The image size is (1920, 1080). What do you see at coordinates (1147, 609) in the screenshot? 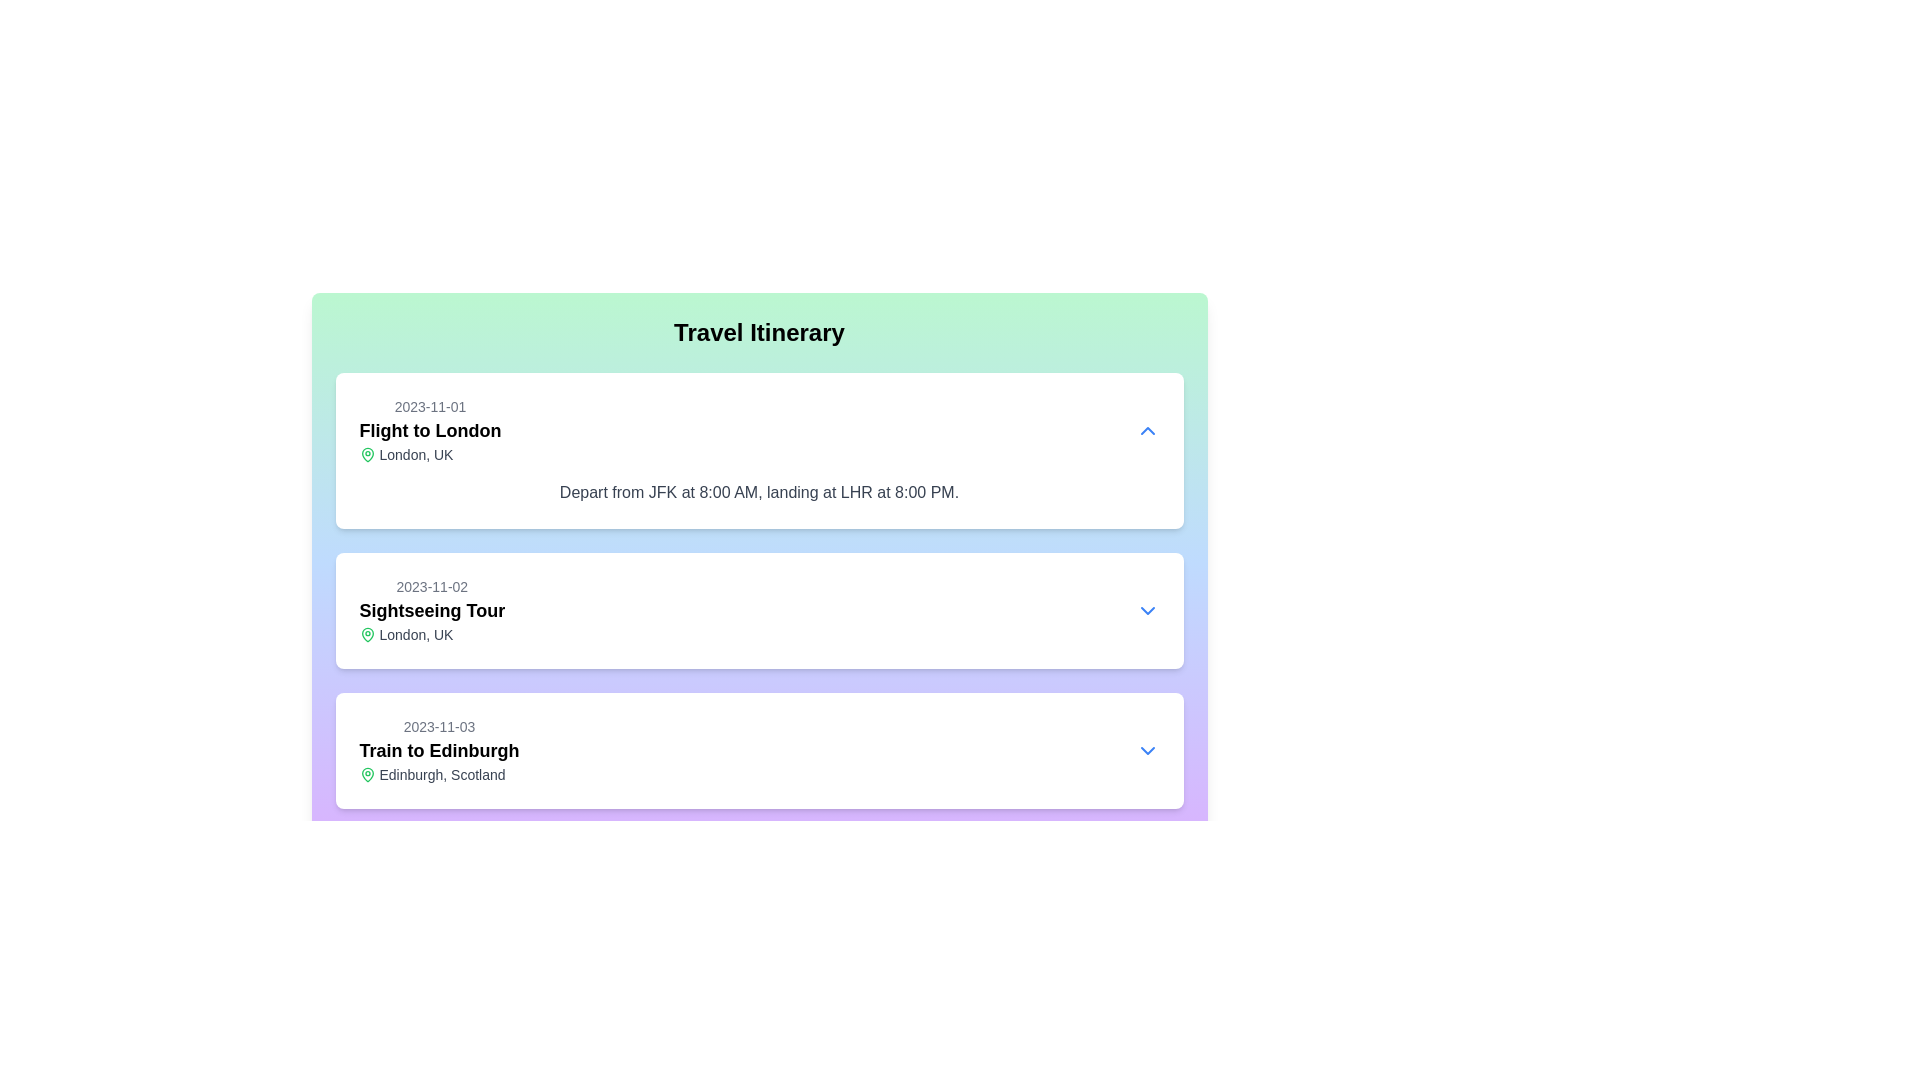
I see `the blue downwards-pointing chevron icon indicating collapsible content associated with the 'Sightseeing Tour' section in the travel itinerary interface` at bounding box center [1147, 609].